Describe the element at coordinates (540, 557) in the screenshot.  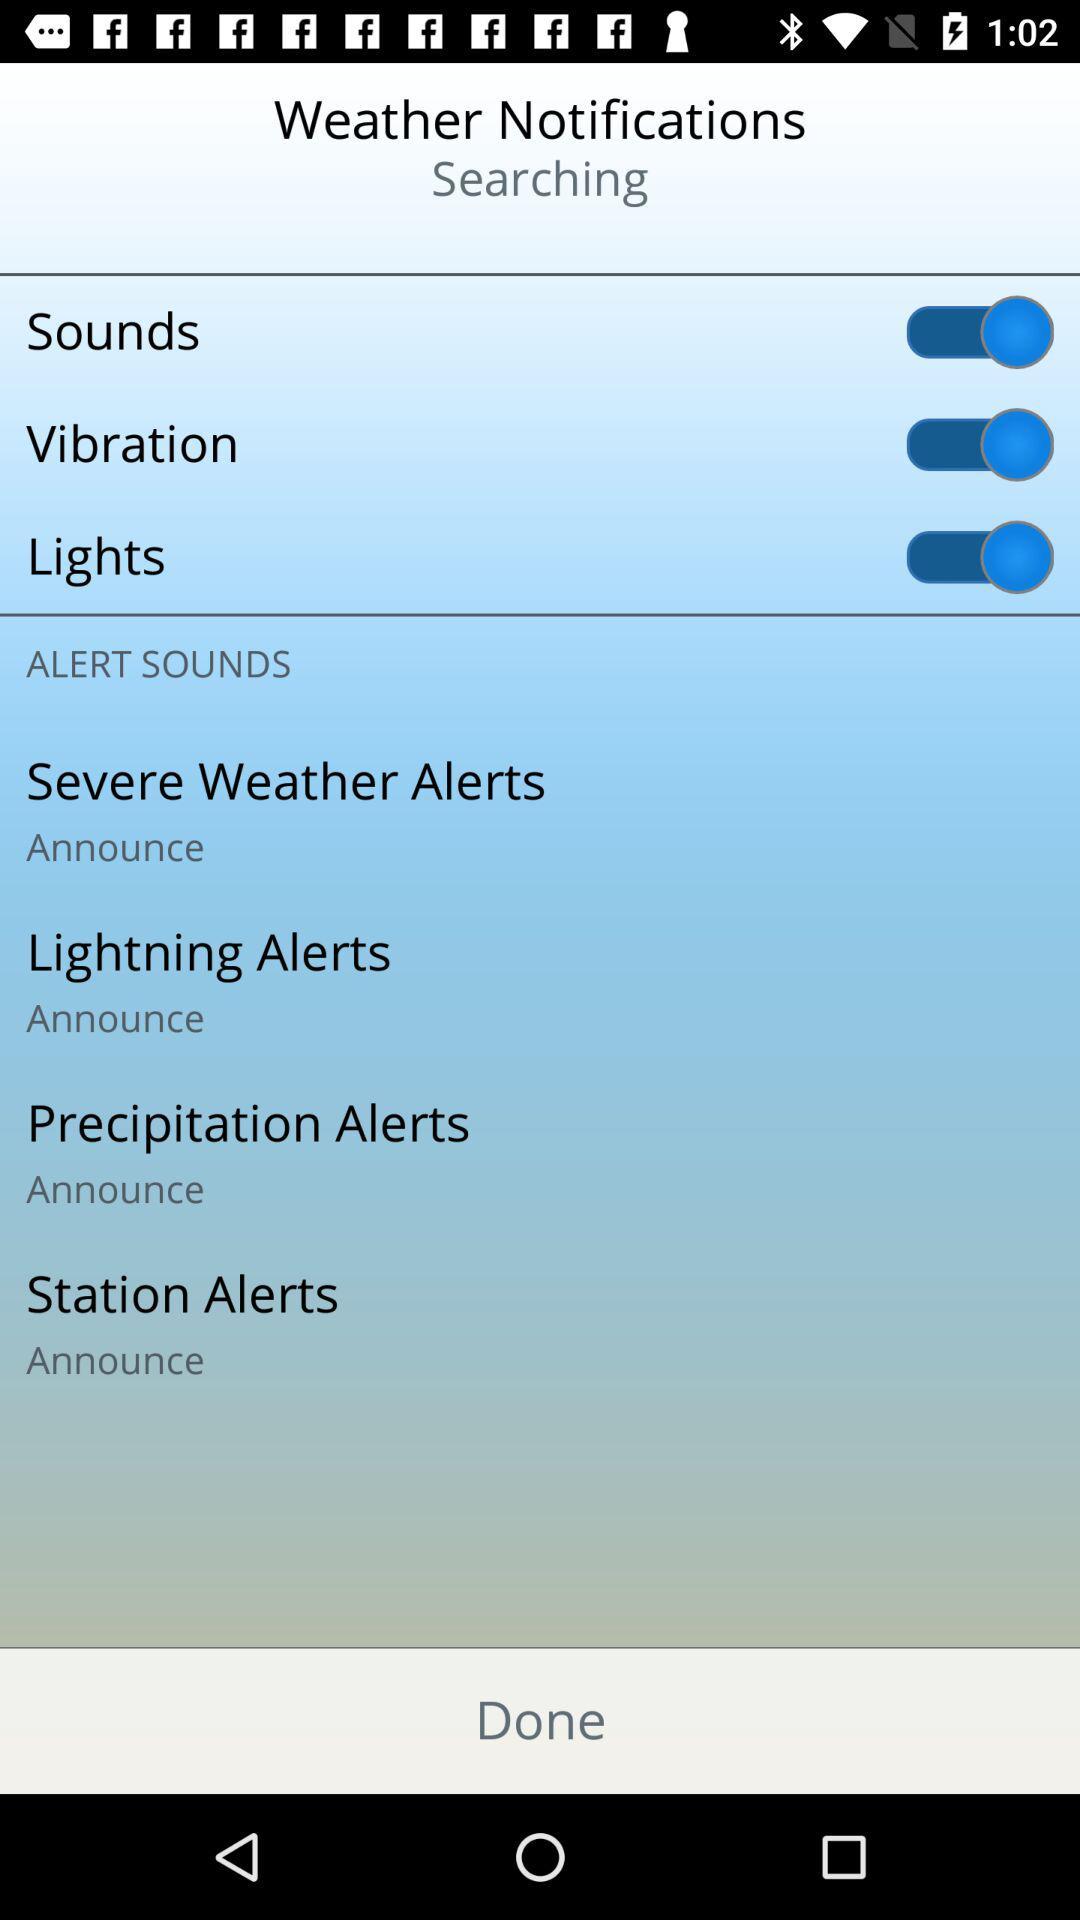
I see `the icon below the vibration item` at that location.